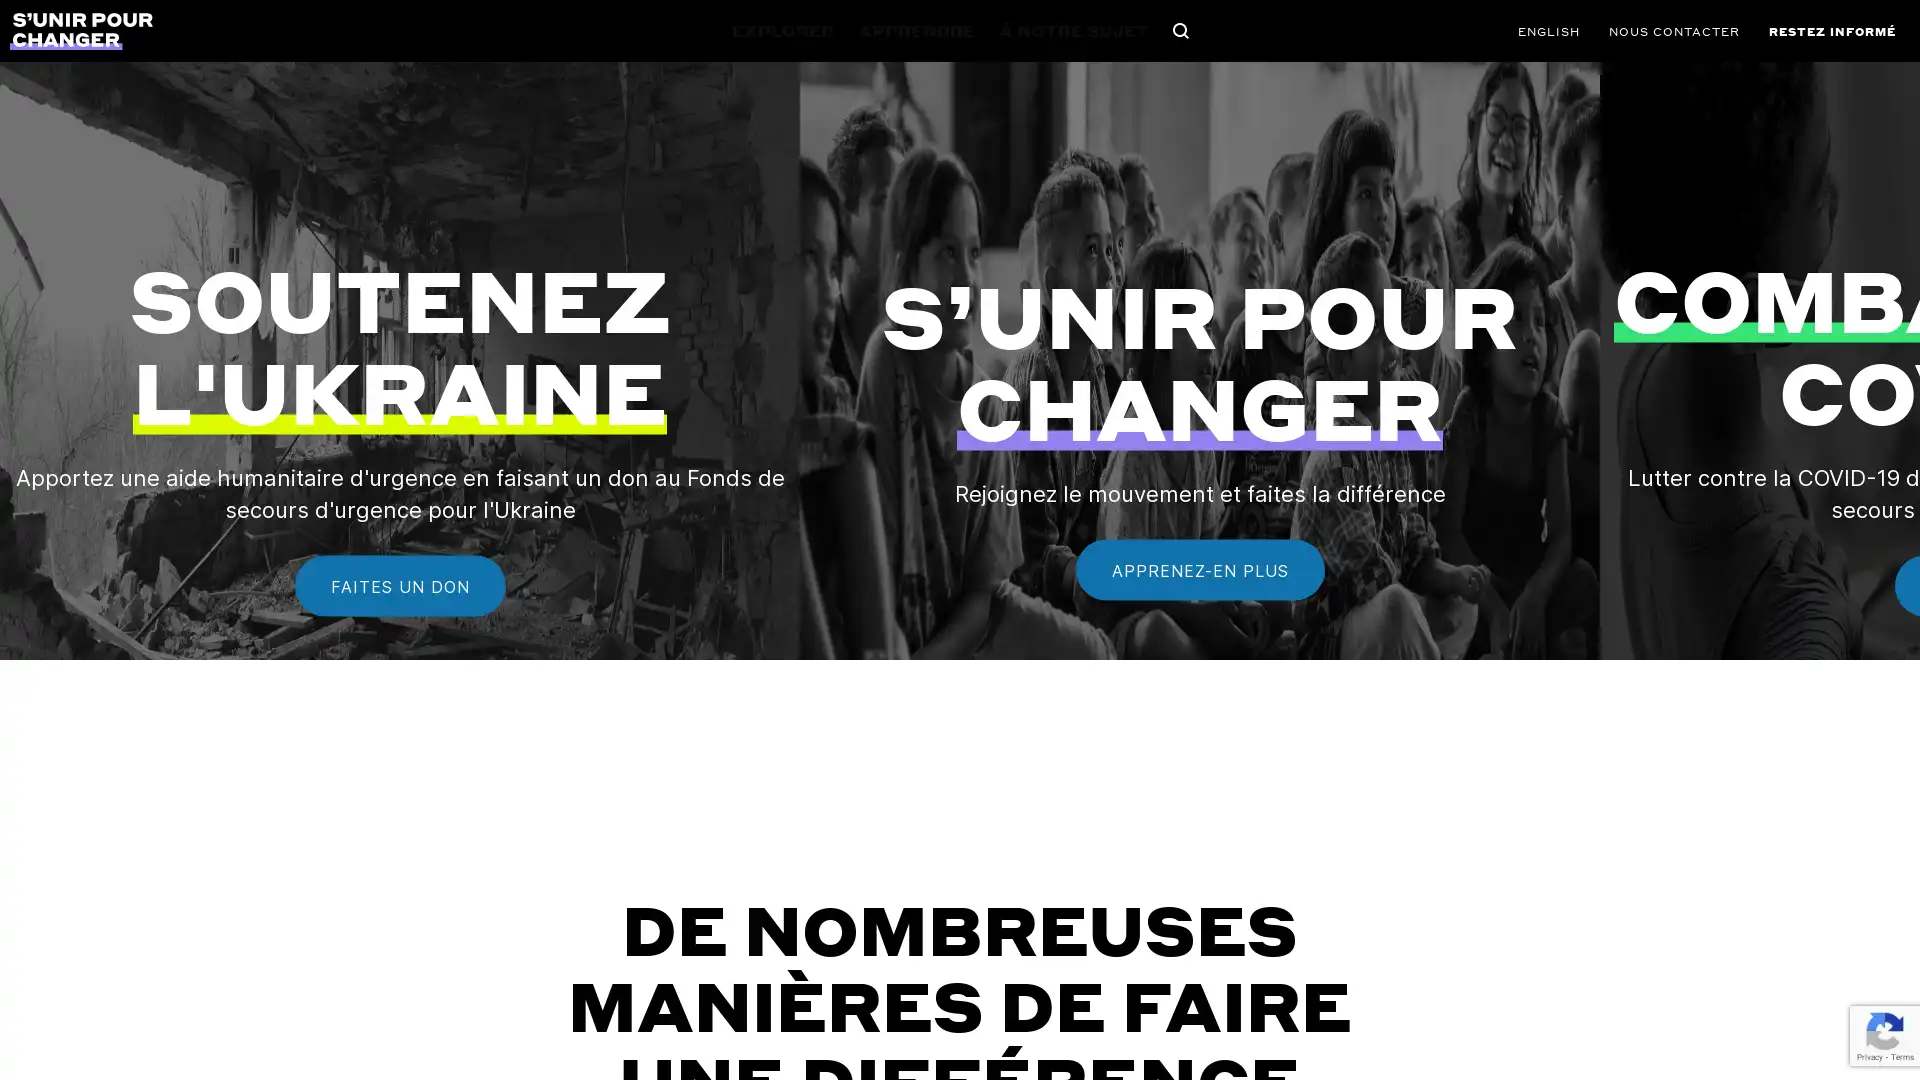 This screenshot has width=1920, height=1080. What do you see at coordinates (1042, 782) in the screenshot?
I see `3` at bounding box center [1042, 782].